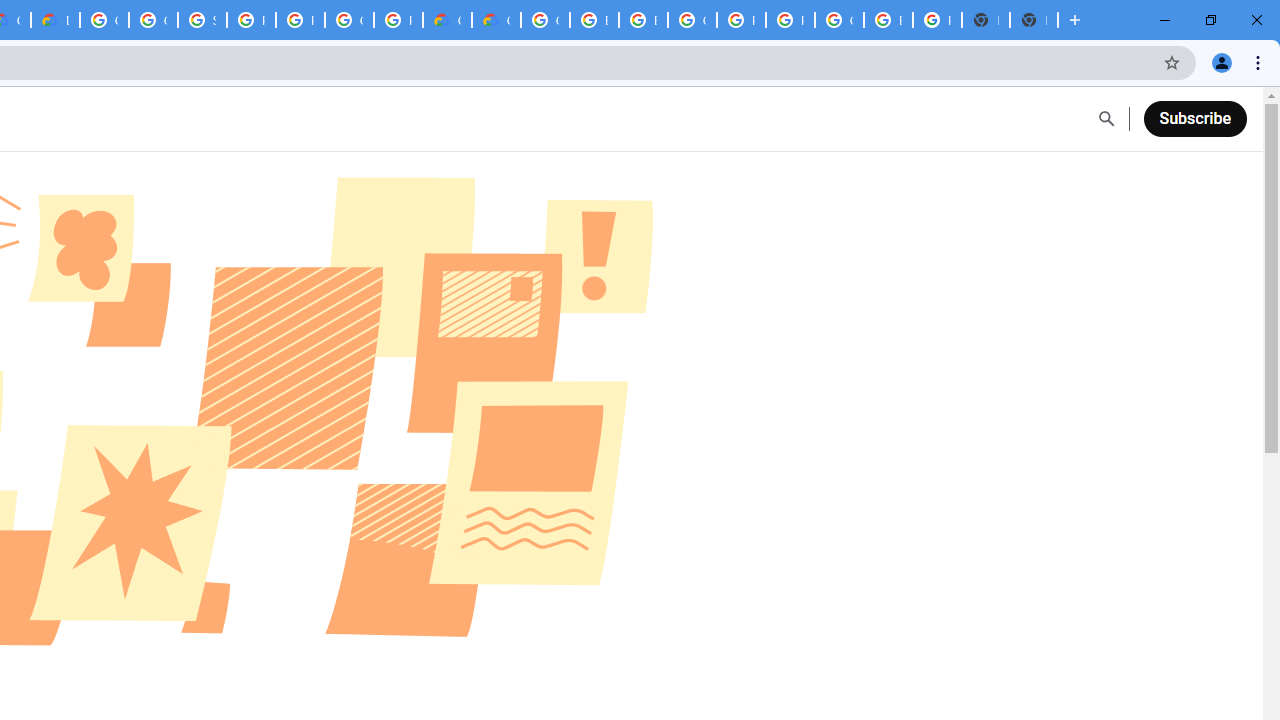 Image resolution: width=1280 pixels, height=720 pixels. What do you see at coordinates (446, 20) in the screenshot?
I see `'Customer Care | Google Cloud'` at bounding box center [446, 20].